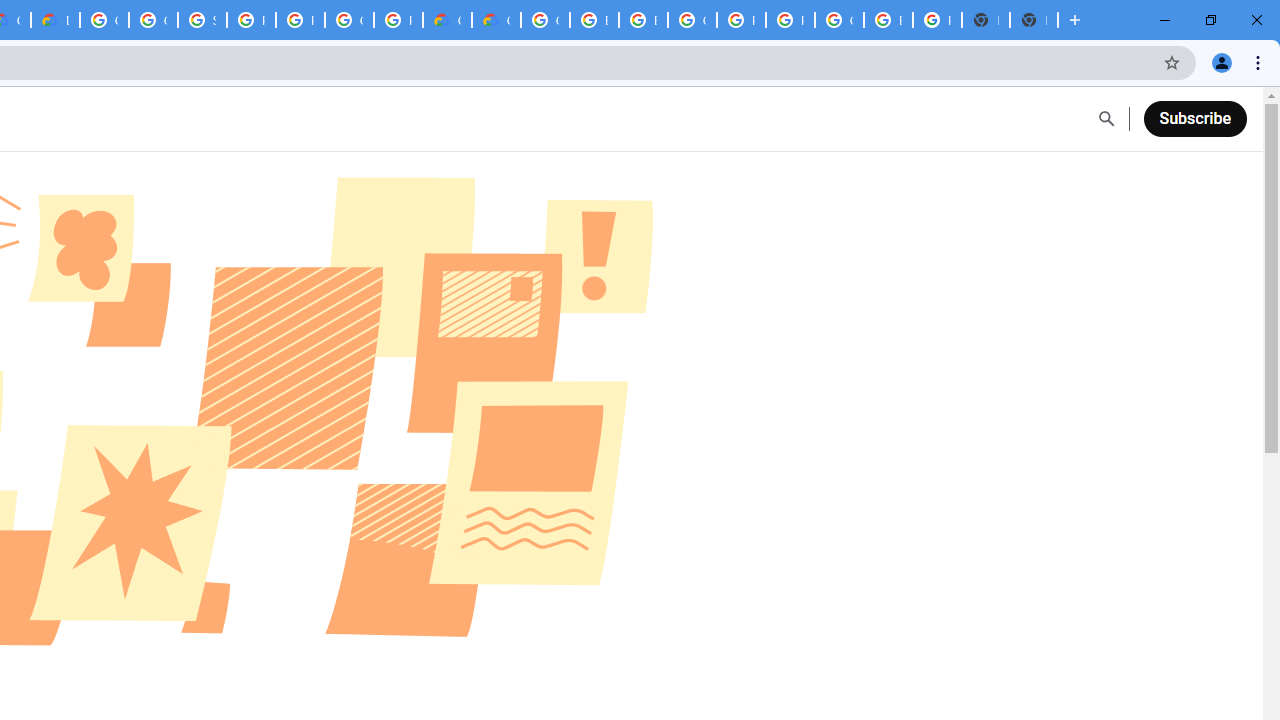 Image resolution: width=1280 pixels, height=720 pixels. What do you see at coordinates (446, 20) in the screenshot?
I see `'Customer Care | Google Cloud'` at bounding box center [446, 20].